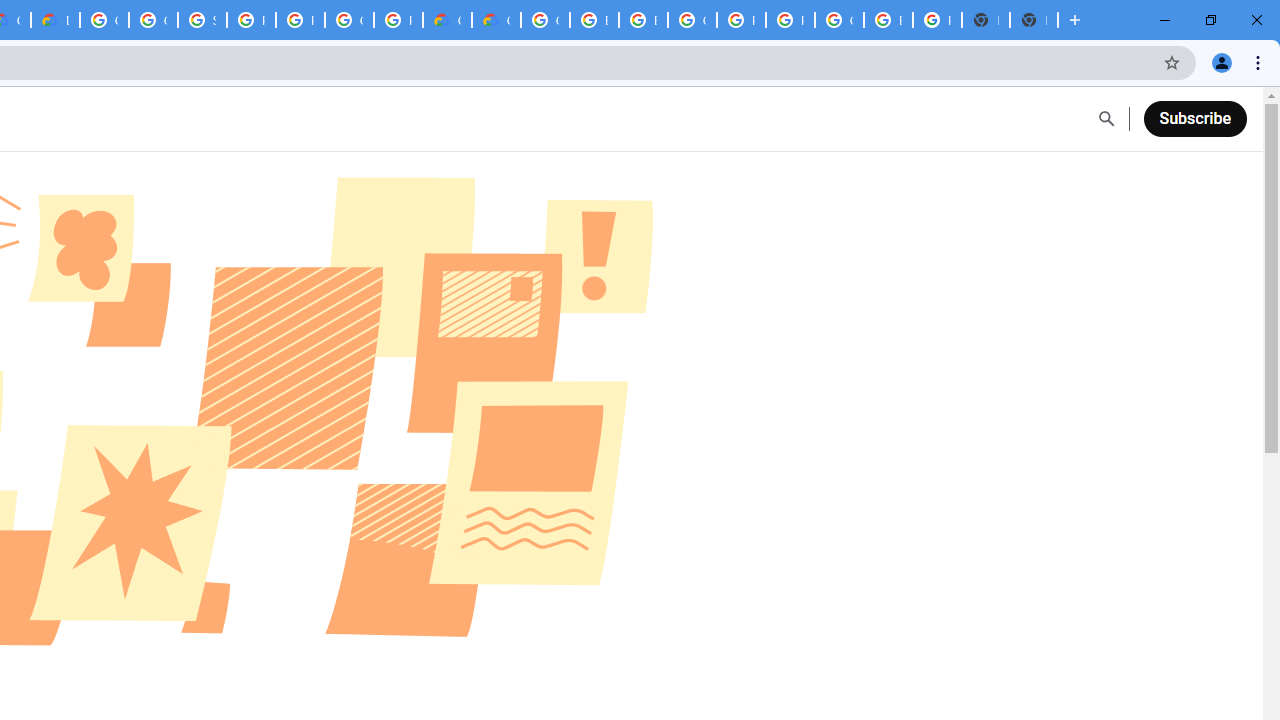 Image resolution: width=1280 pixels, height=720 pixels. What do you see at coordinates (446, 20) in the screenshot?
I see `'Customer Care | Google Cloud'` at bounding box center [446, 20].